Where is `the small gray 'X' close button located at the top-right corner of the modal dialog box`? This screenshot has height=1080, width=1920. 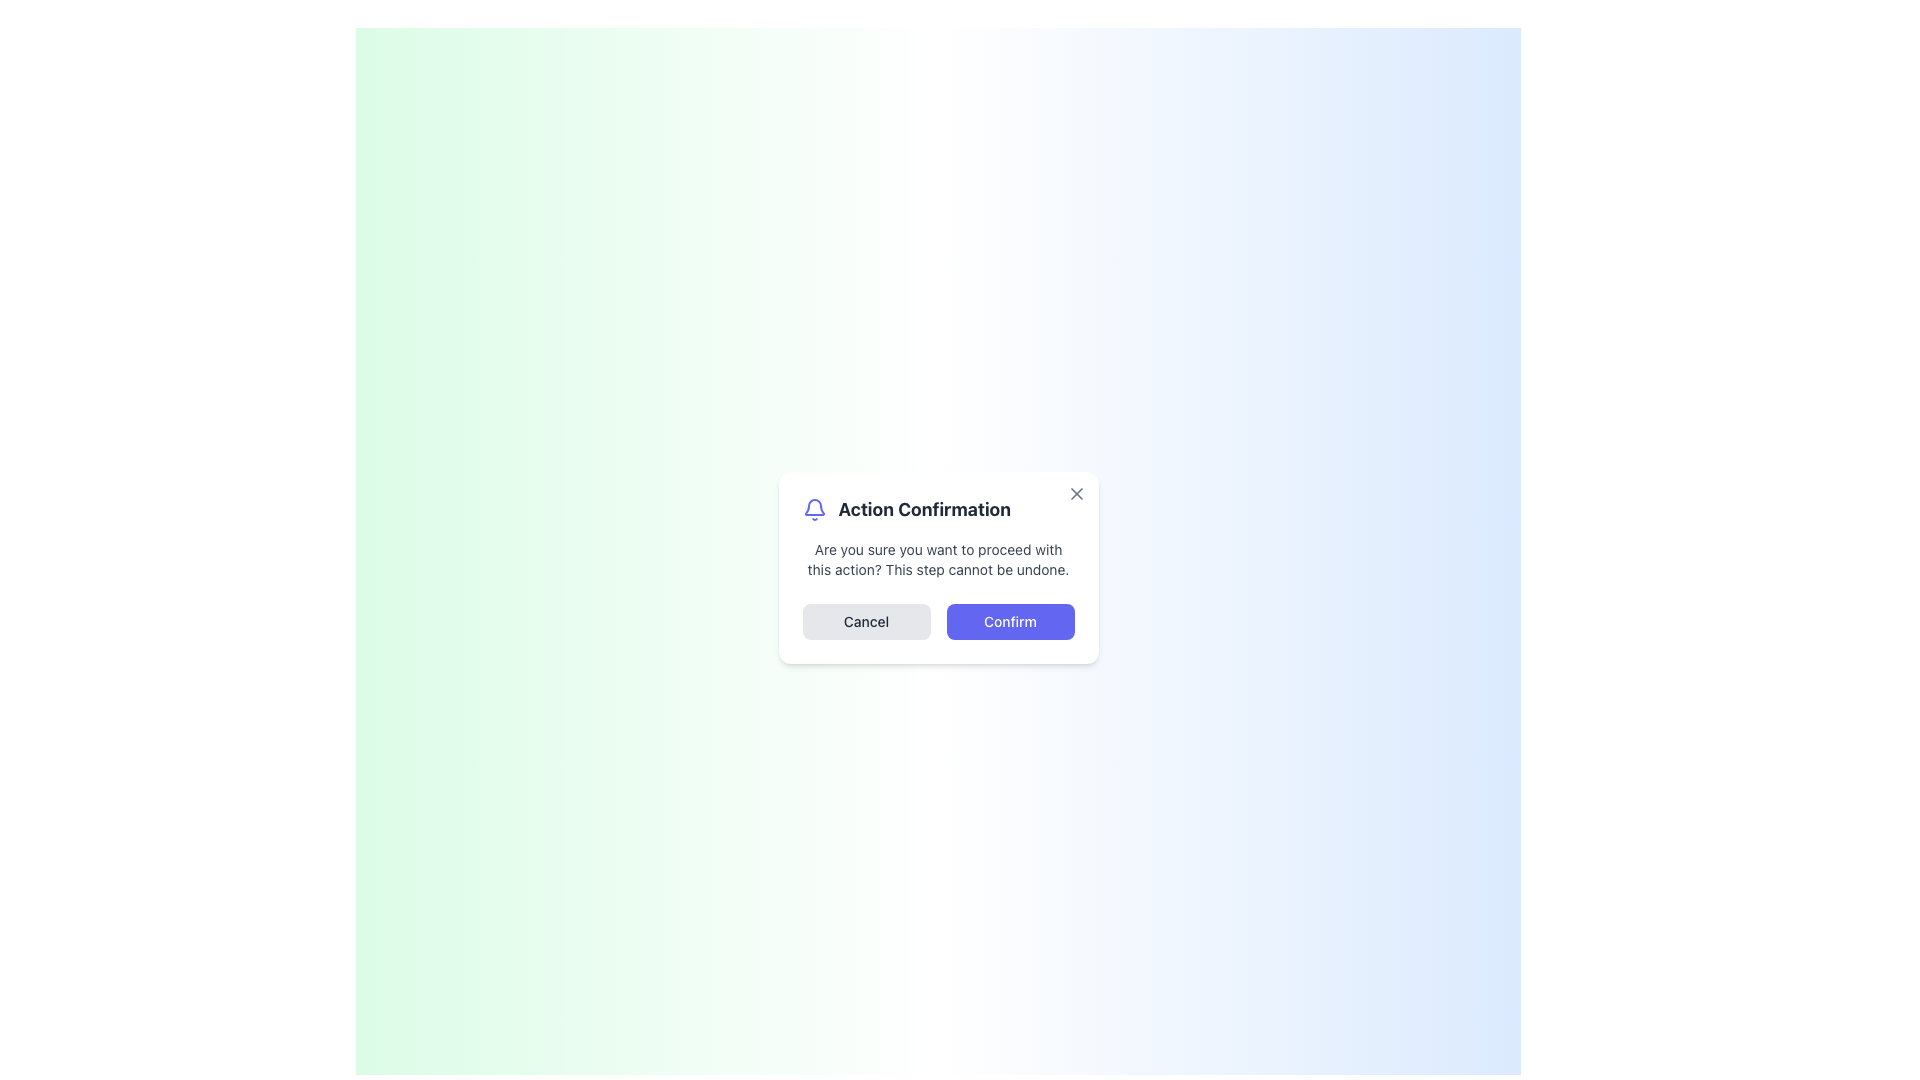 the small gray 'X' close button located at the top-right corner of the modal dialog box is located at coordinates (1075, 493).